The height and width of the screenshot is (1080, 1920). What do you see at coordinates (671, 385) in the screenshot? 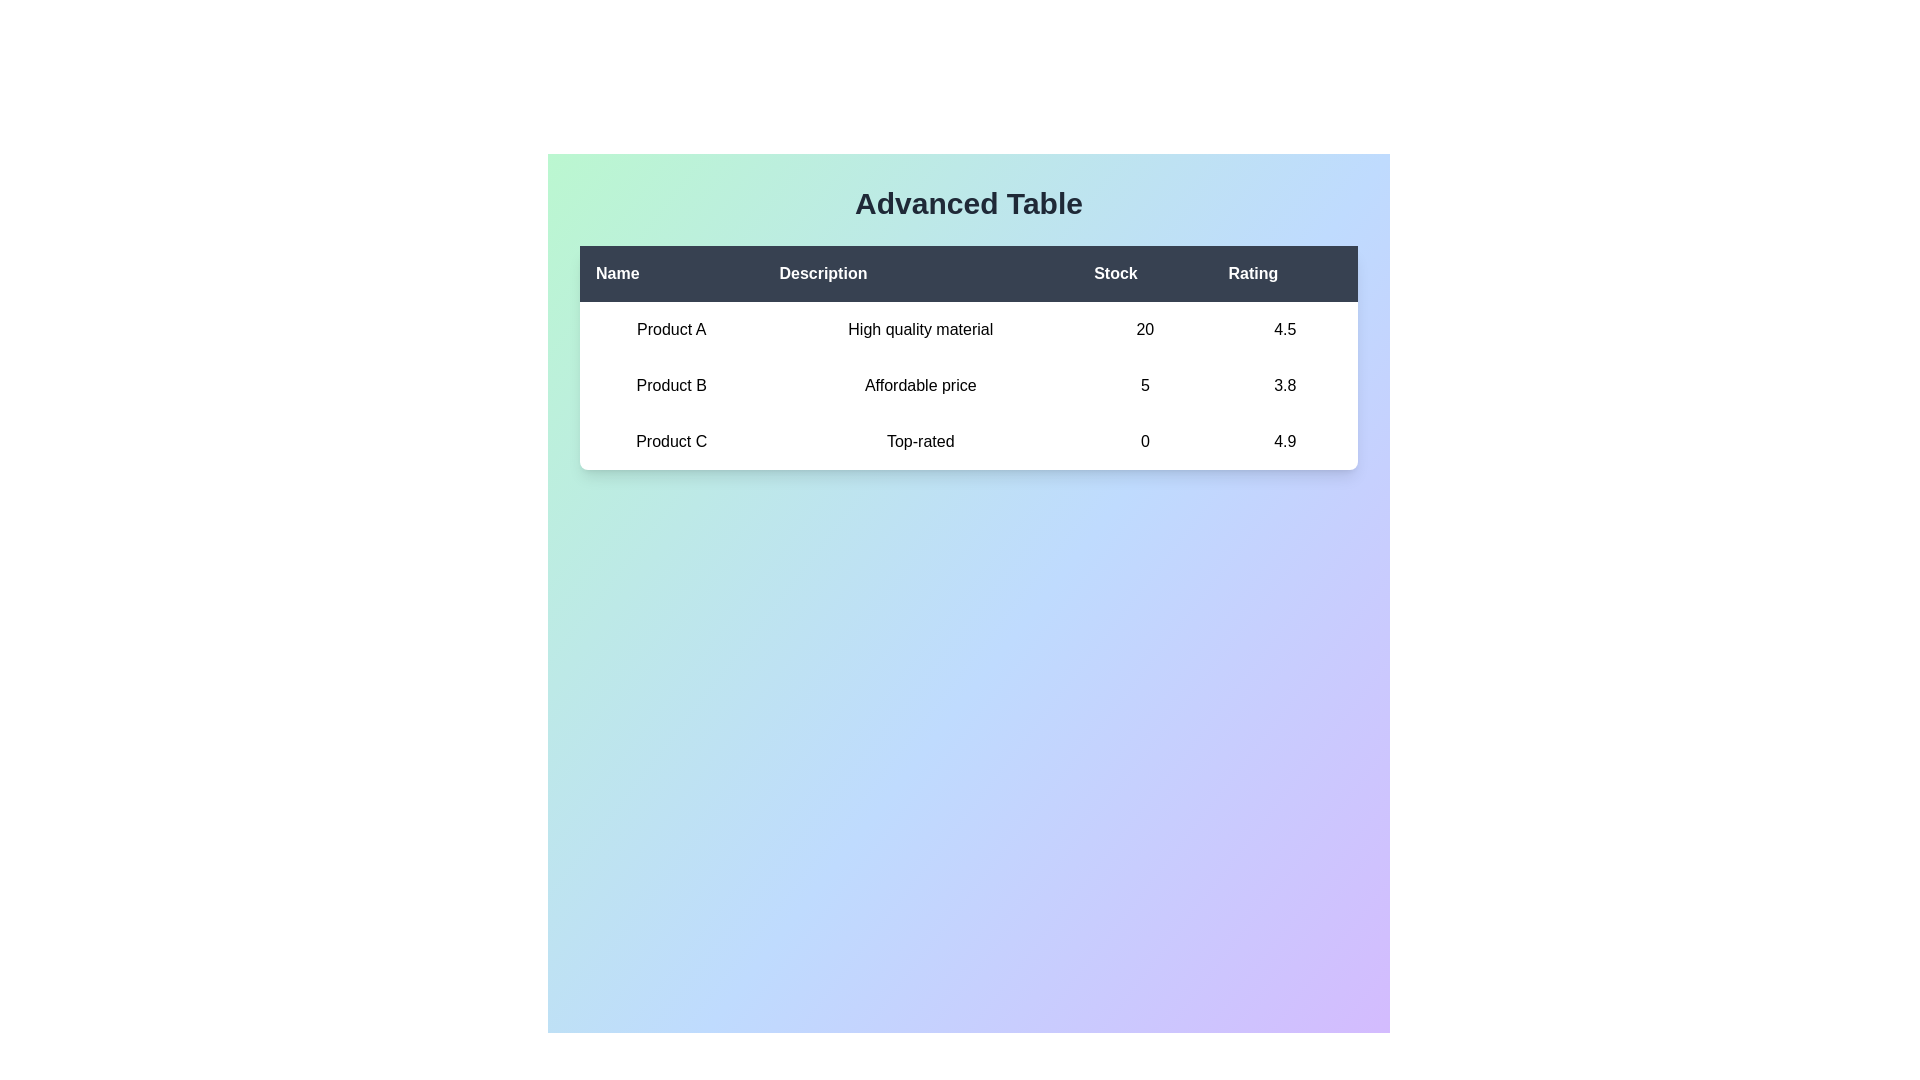
I see `text displayed in the Text Label for 'Product B', located in the second row and first column of the data table under the 'Name' header` at bounding box center [671, 385].